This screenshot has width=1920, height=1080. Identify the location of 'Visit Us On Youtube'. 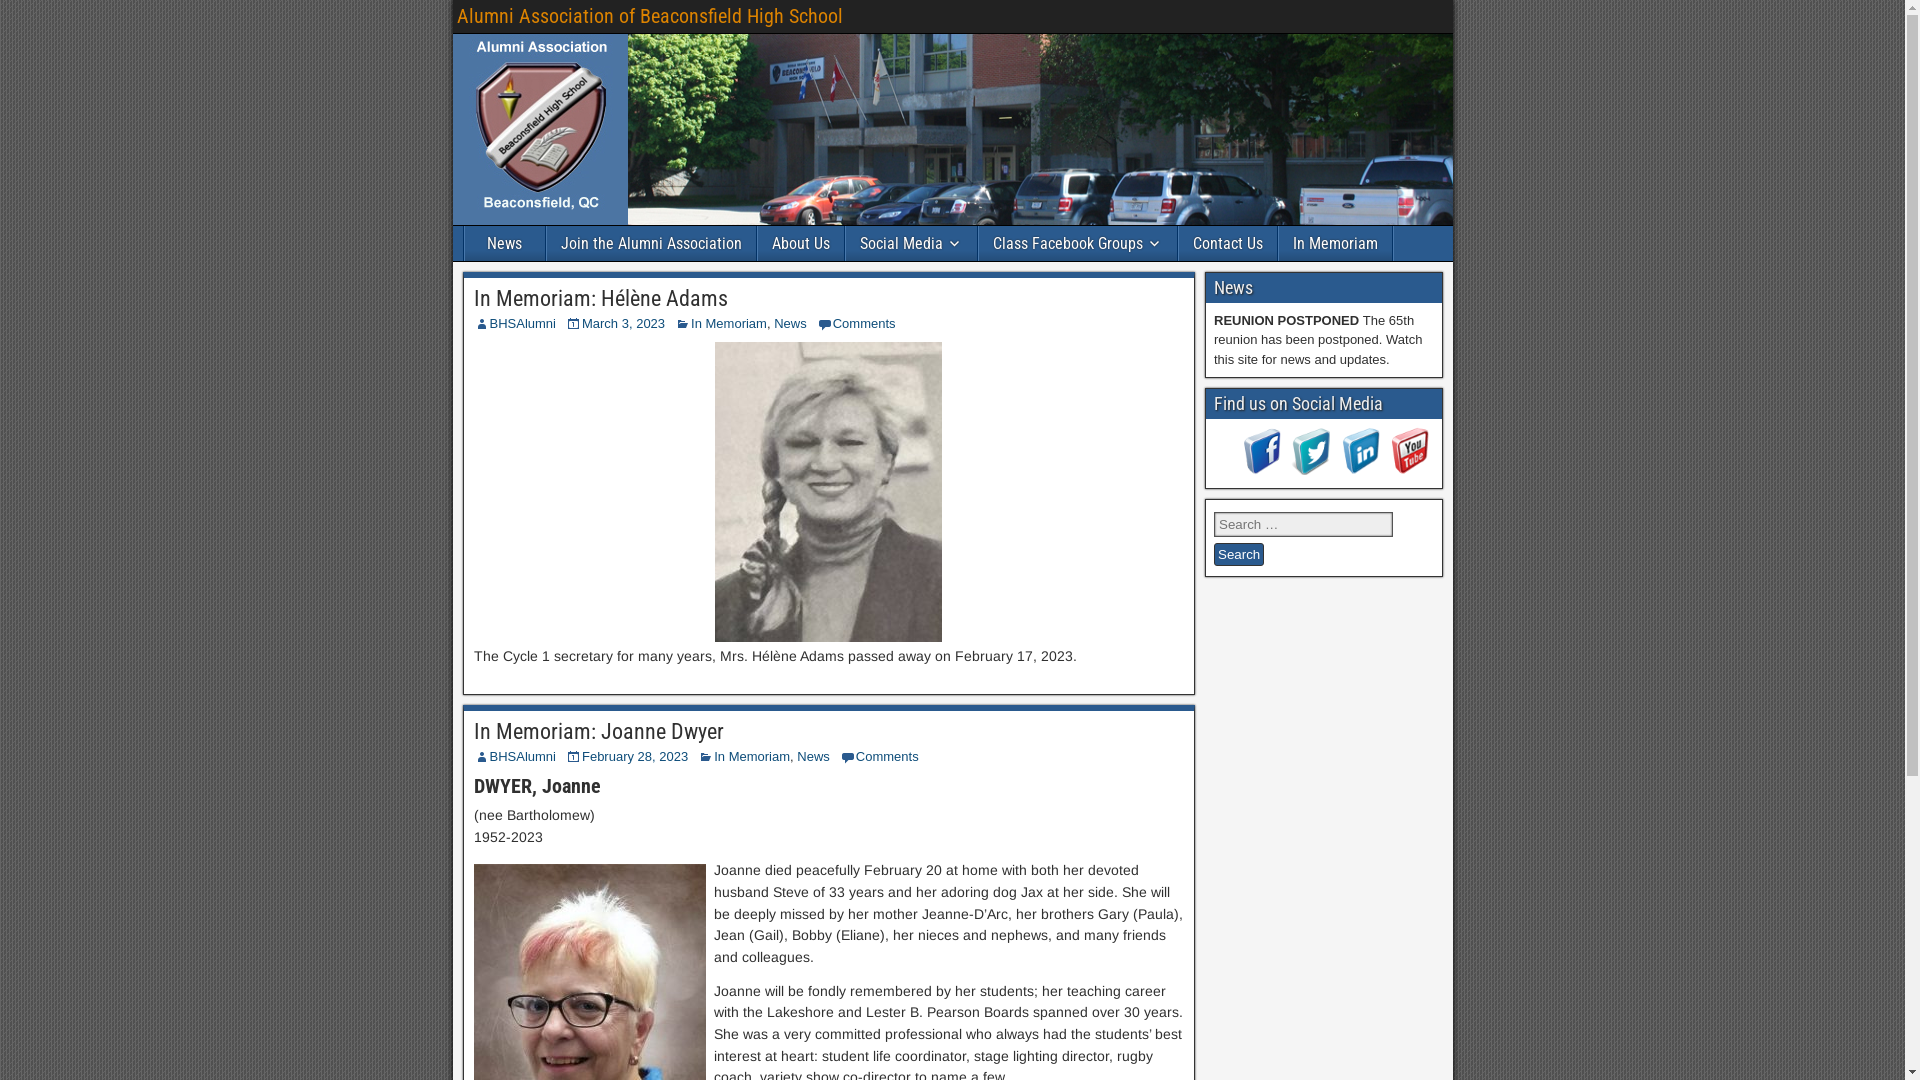
(1382, 470).